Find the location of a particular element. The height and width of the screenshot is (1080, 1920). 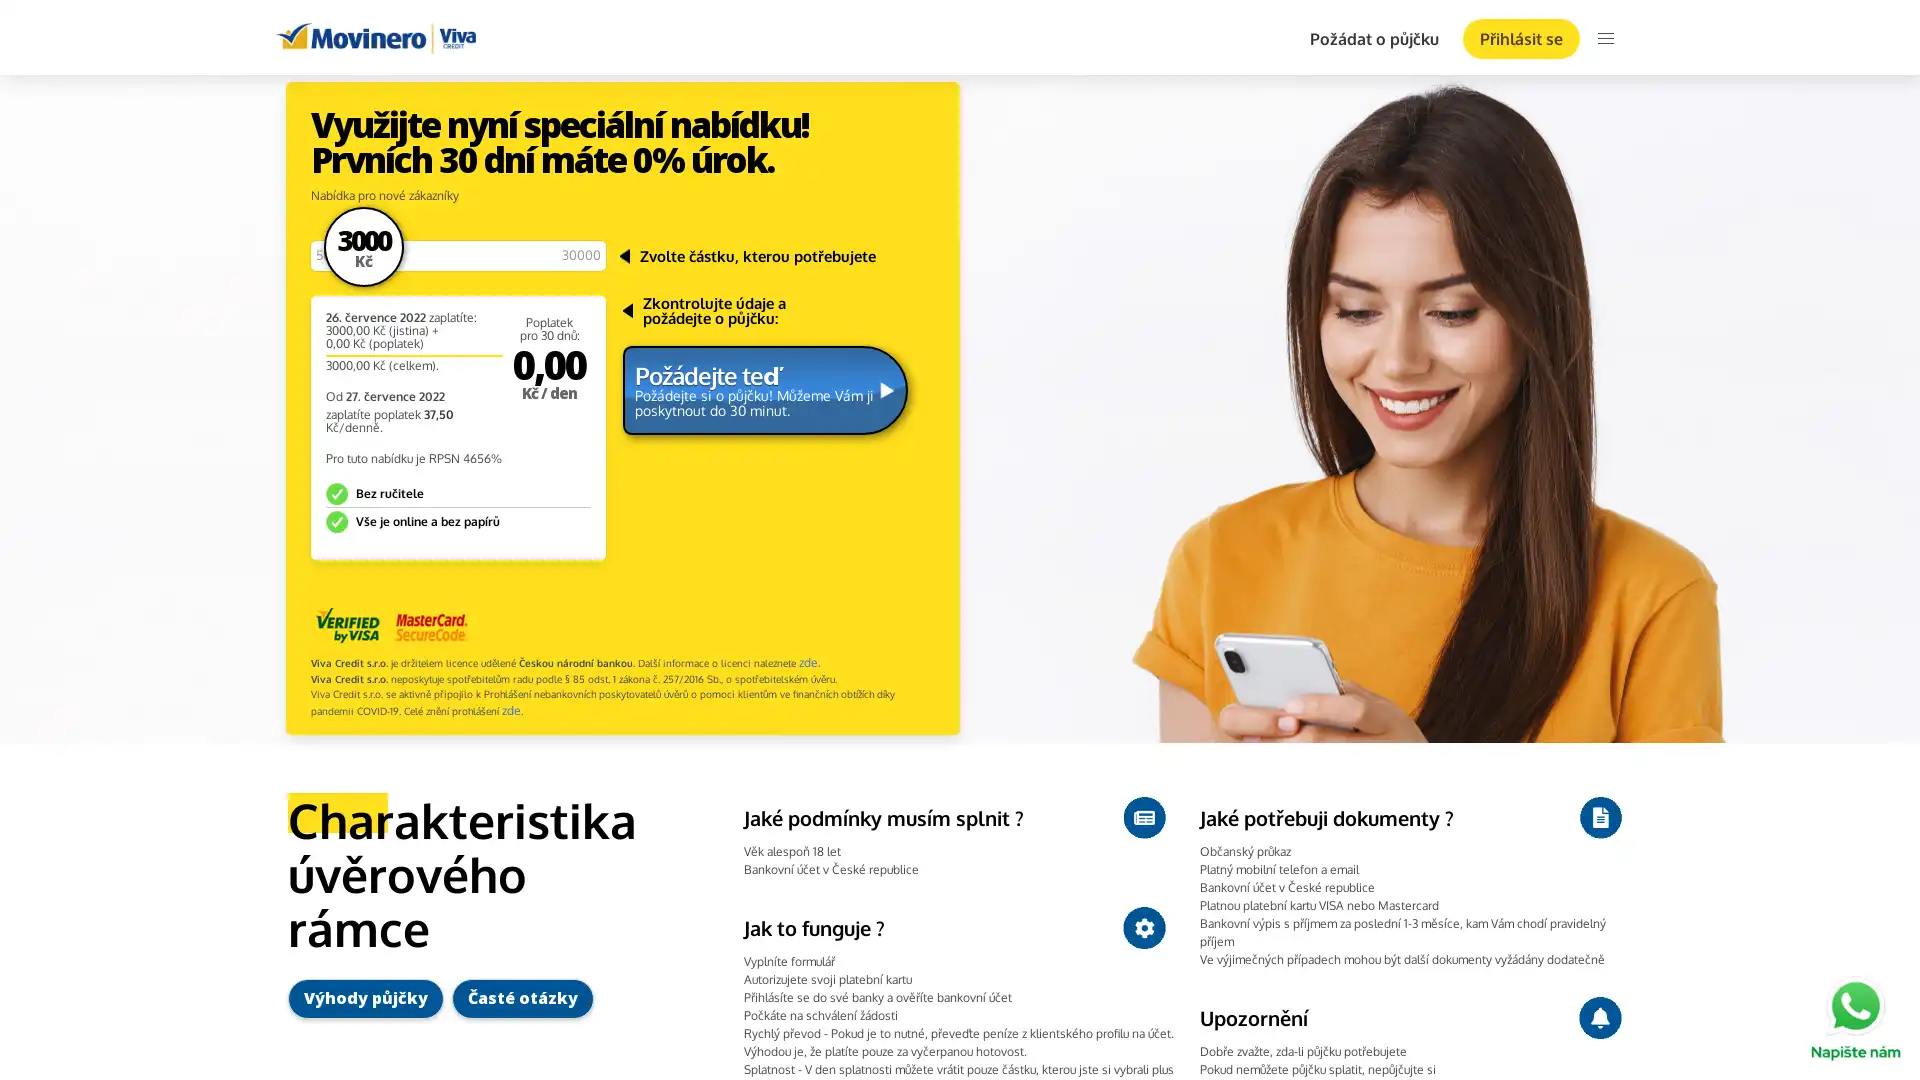

Ok is located at coordinates (301, 1039).